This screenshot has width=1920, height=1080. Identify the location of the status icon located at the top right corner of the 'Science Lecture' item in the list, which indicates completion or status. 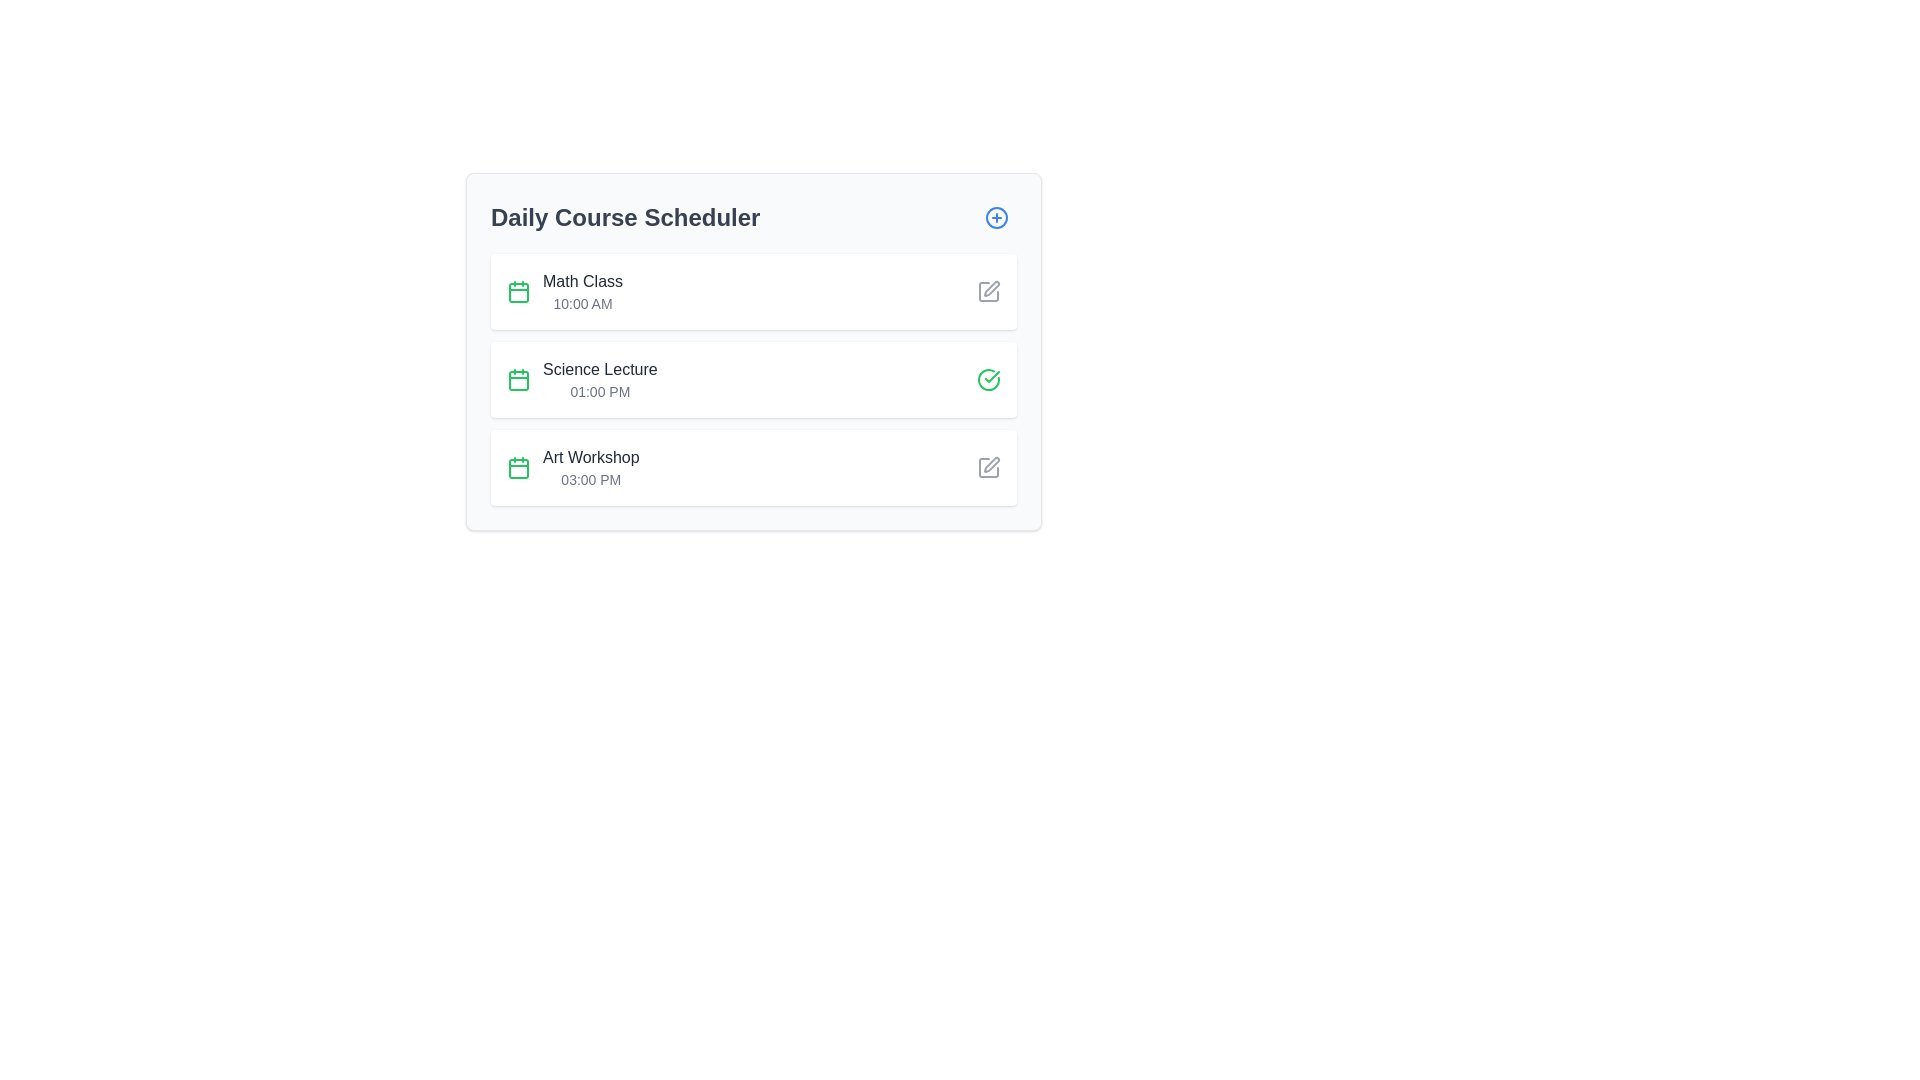
(988, 380).